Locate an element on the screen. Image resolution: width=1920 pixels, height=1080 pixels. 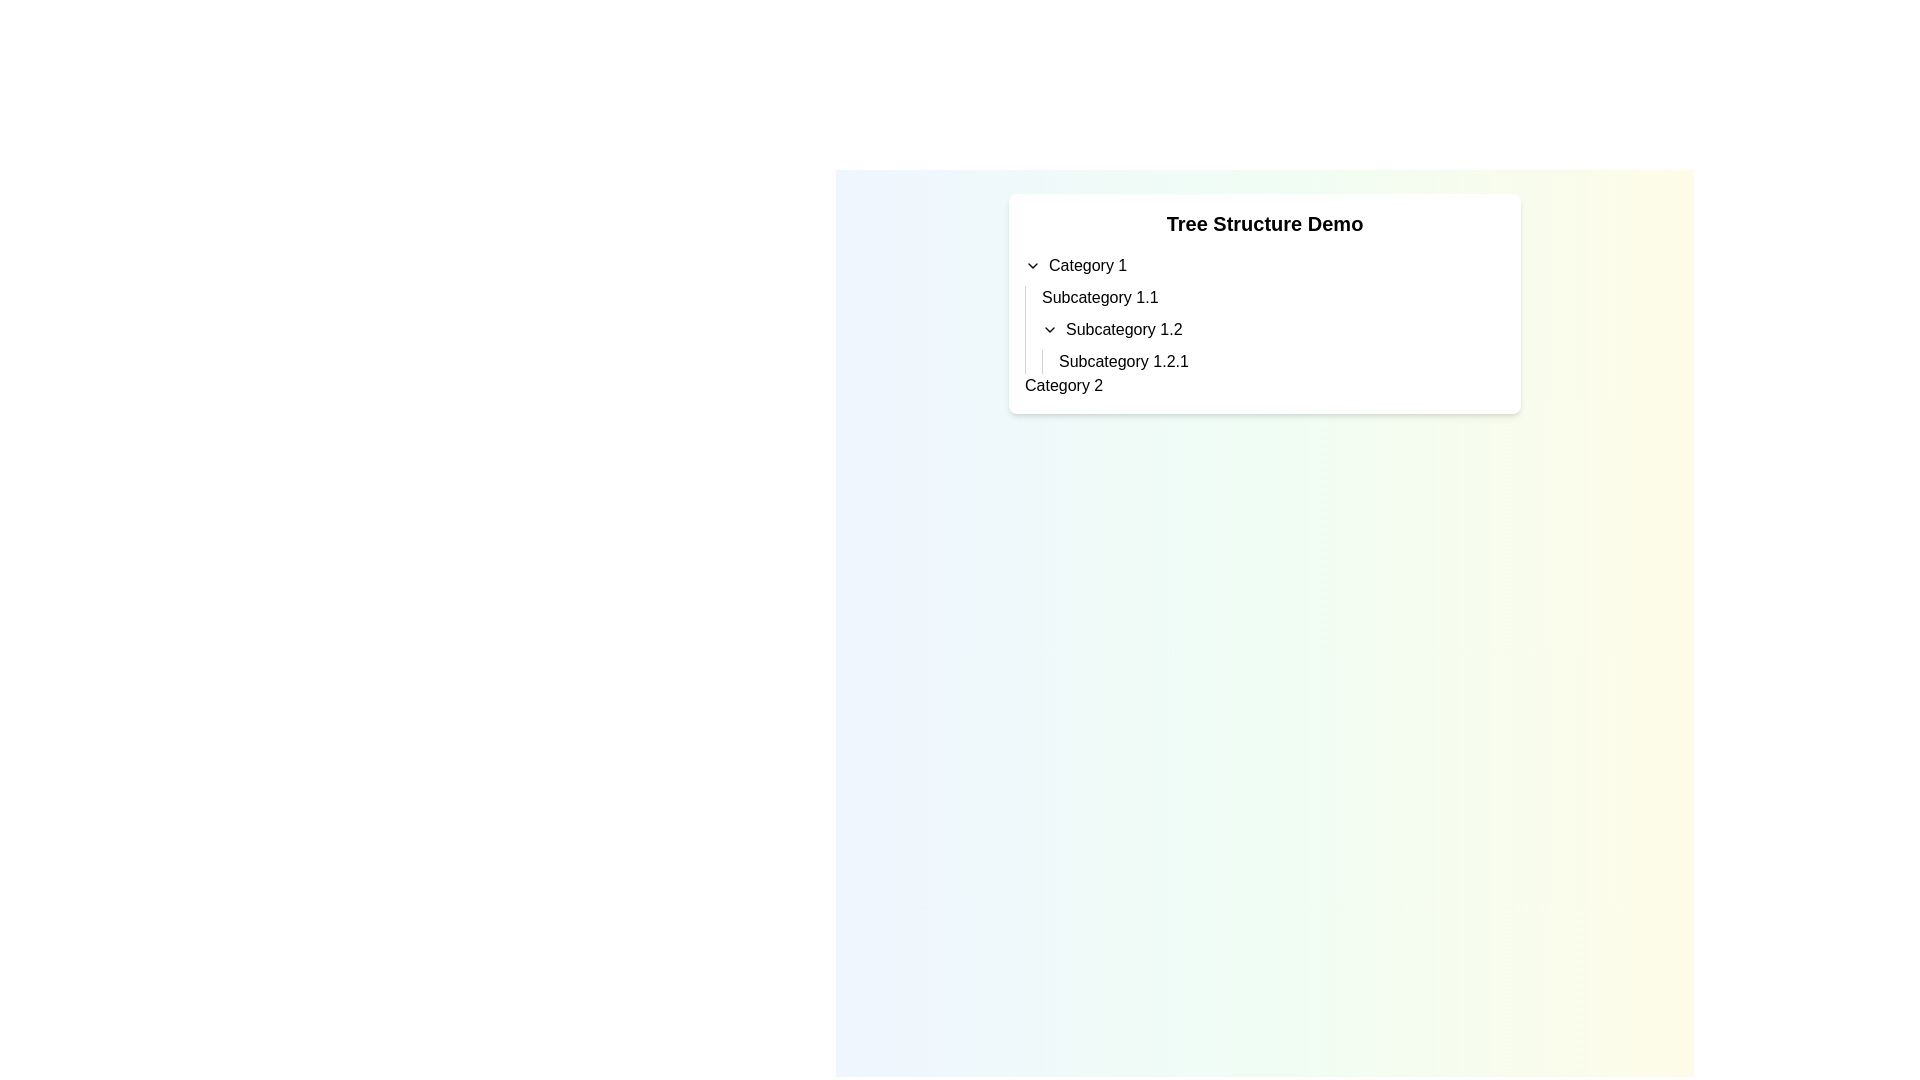
the collapsible list item labeled 'Subcategory 1.2' to navigate the menu structure is located at coordinates (1272, 329).